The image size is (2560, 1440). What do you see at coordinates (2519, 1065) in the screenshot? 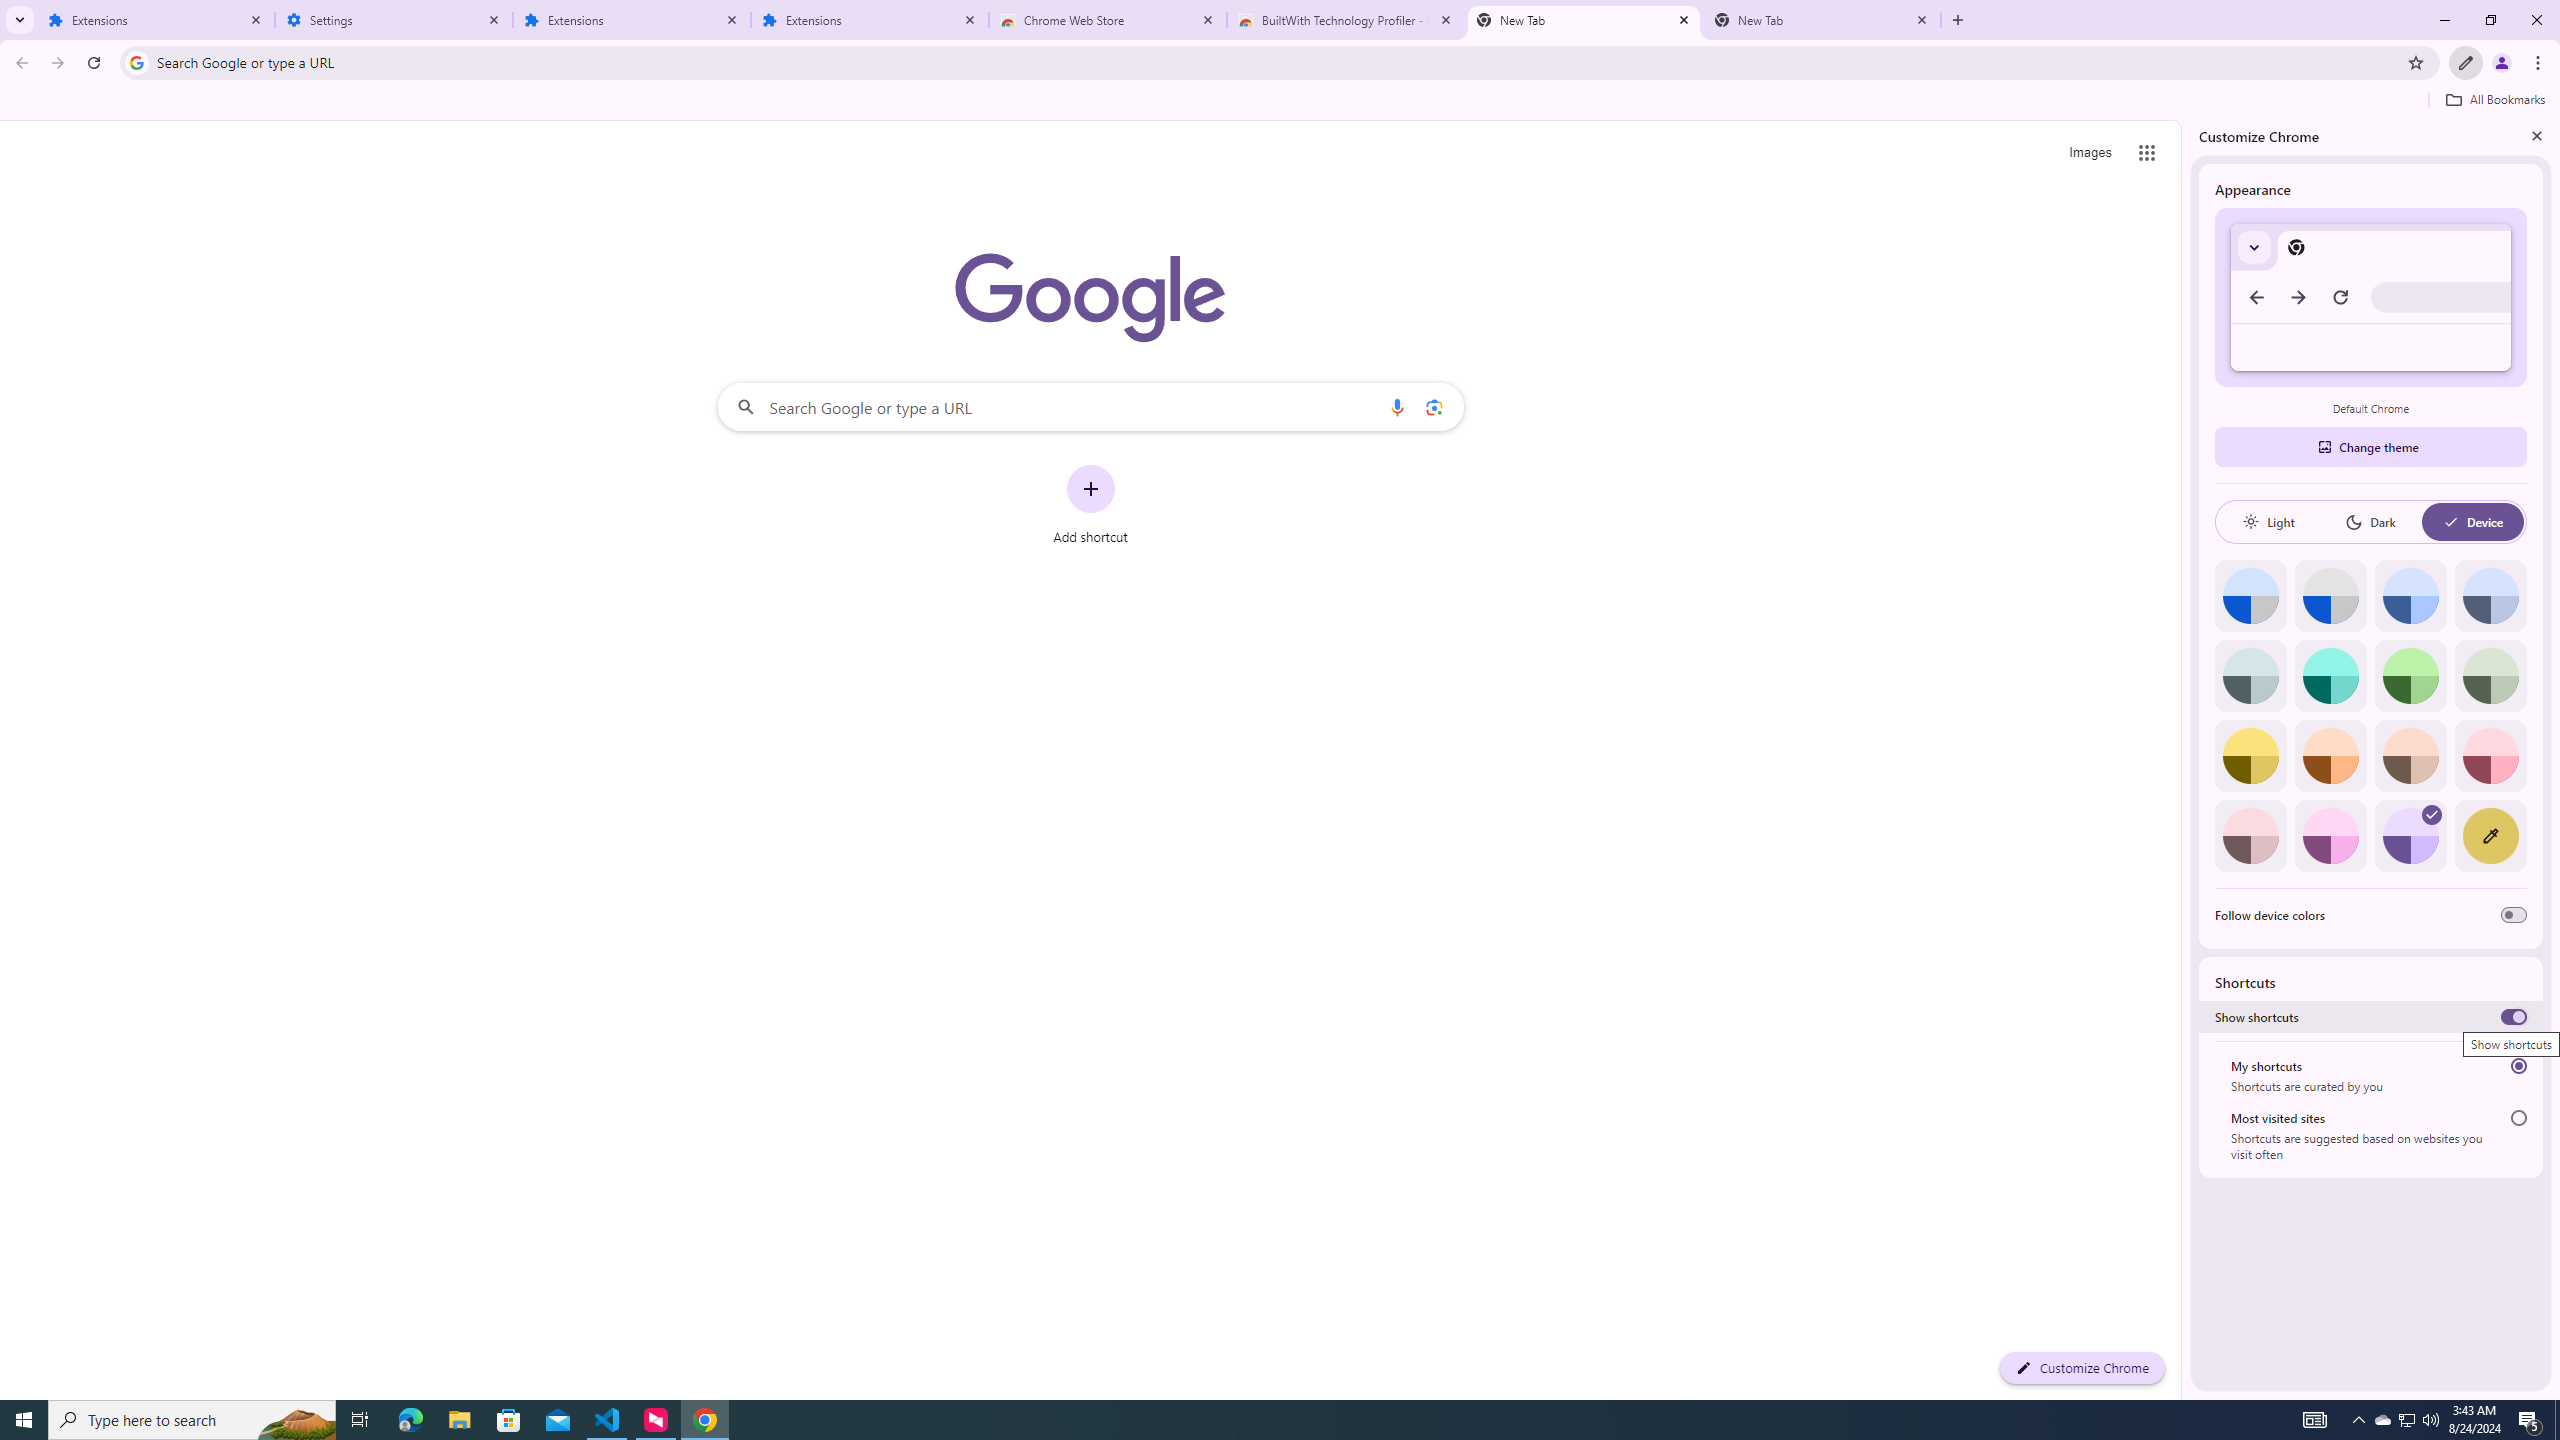
I see `'My shortcuts'` at bounding box center [2519, 1065].